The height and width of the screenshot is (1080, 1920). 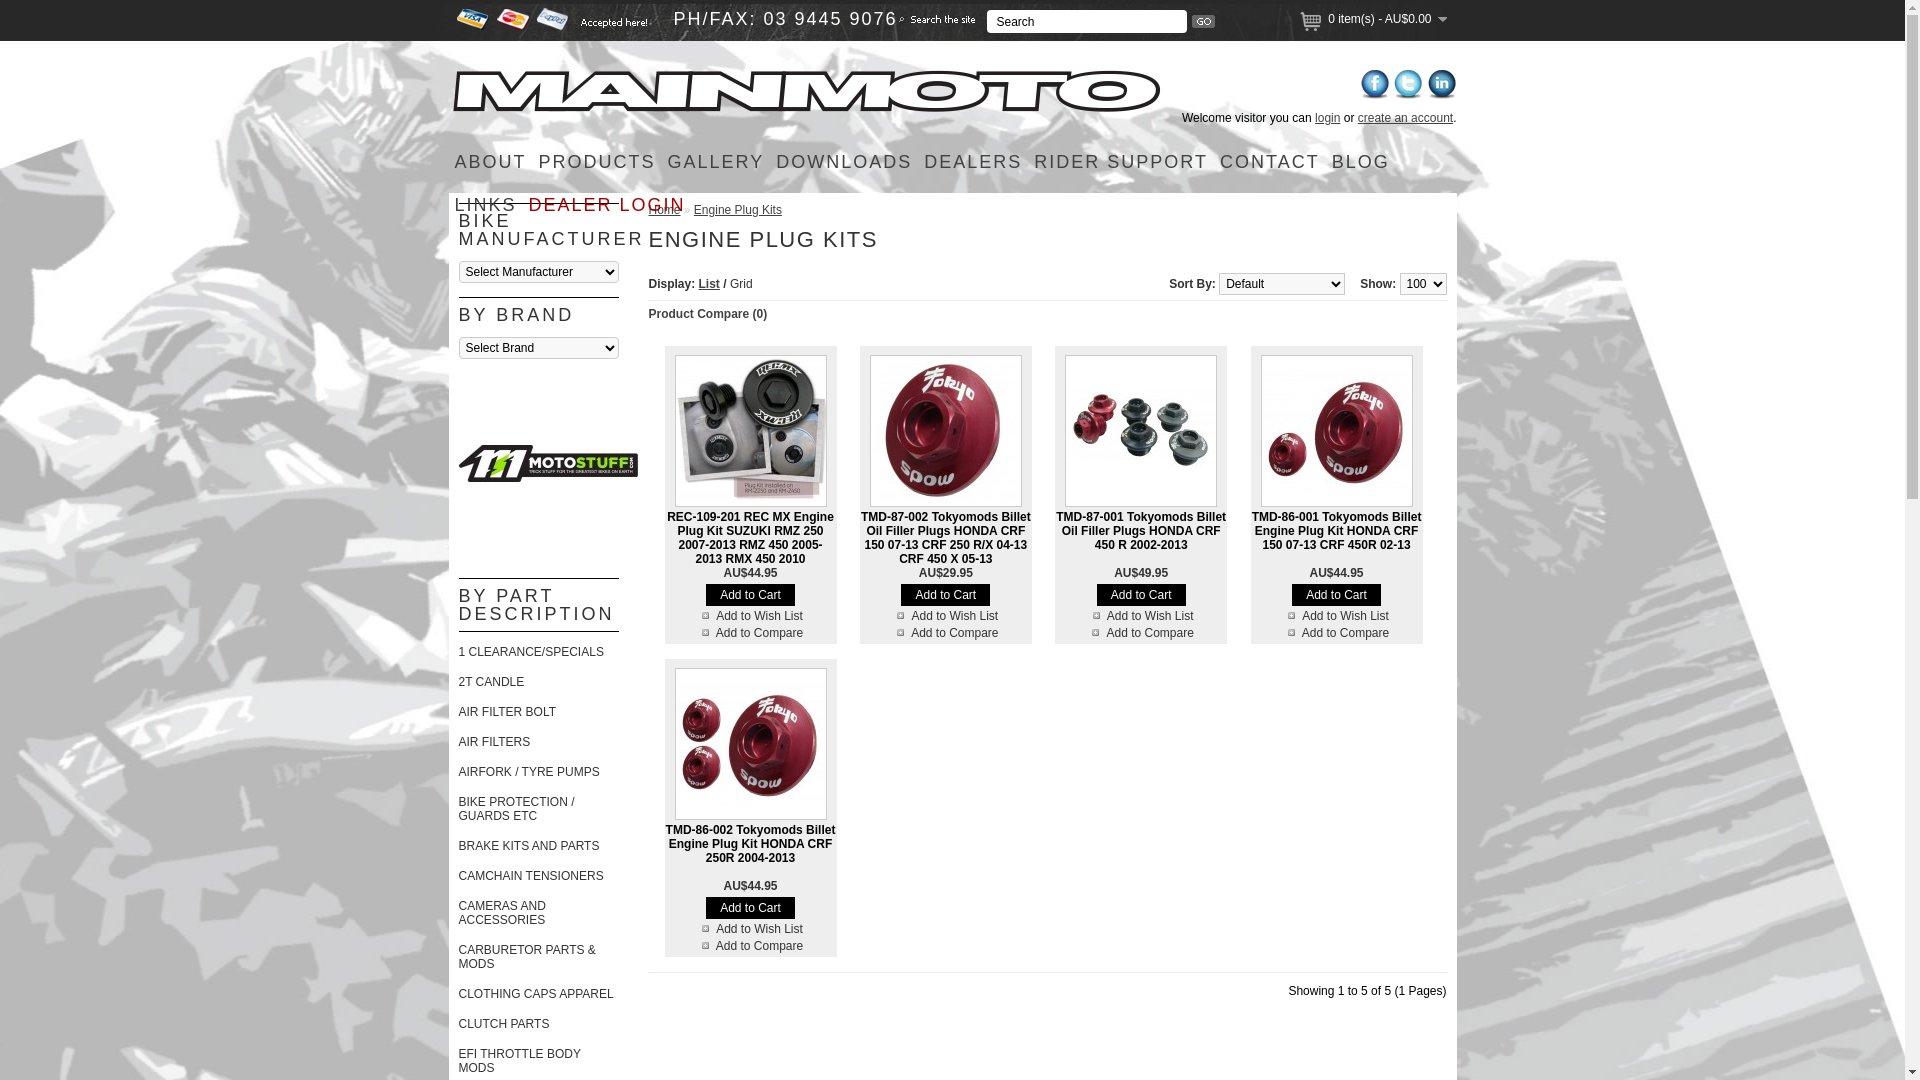 I want to click on 'DOWNLOADS', so click(x=768, y=161).